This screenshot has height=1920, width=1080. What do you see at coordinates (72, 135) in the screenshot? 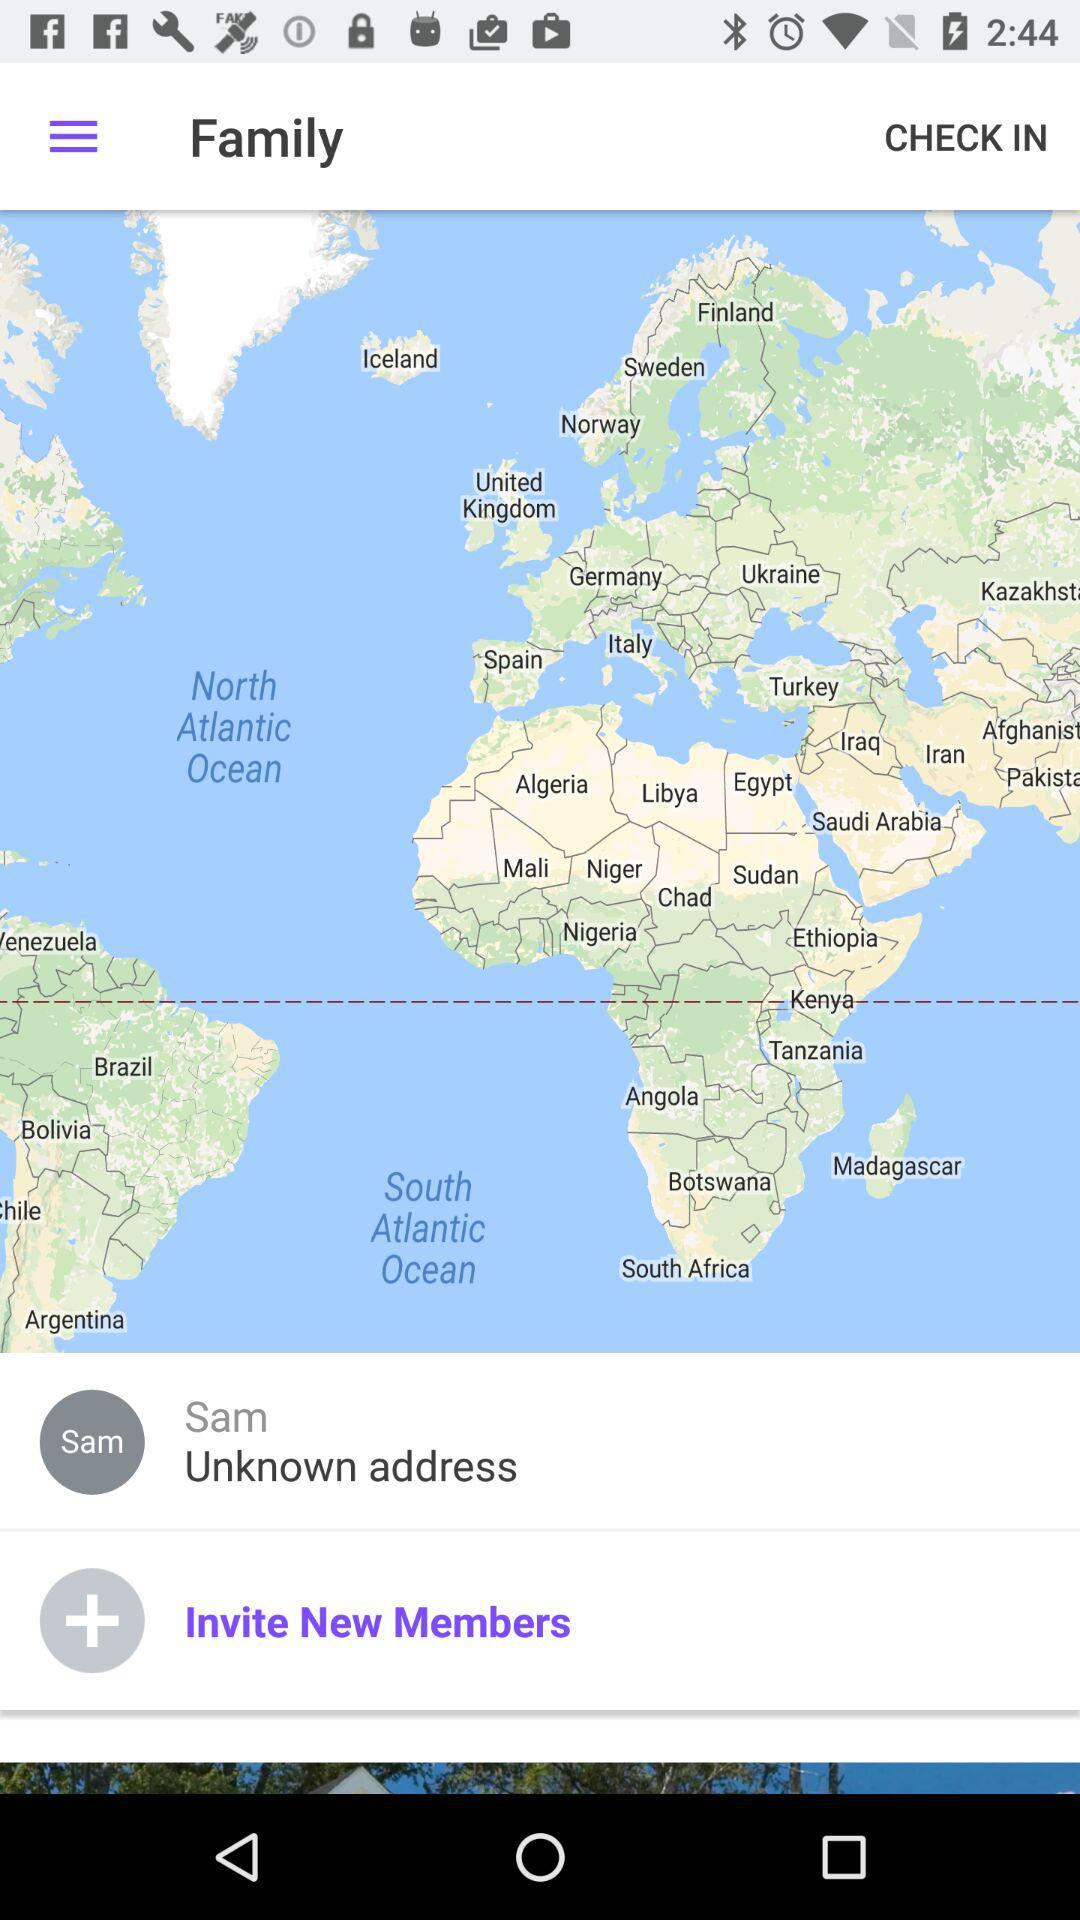
I see `the item next to the family` at bounding box center [72, 135].